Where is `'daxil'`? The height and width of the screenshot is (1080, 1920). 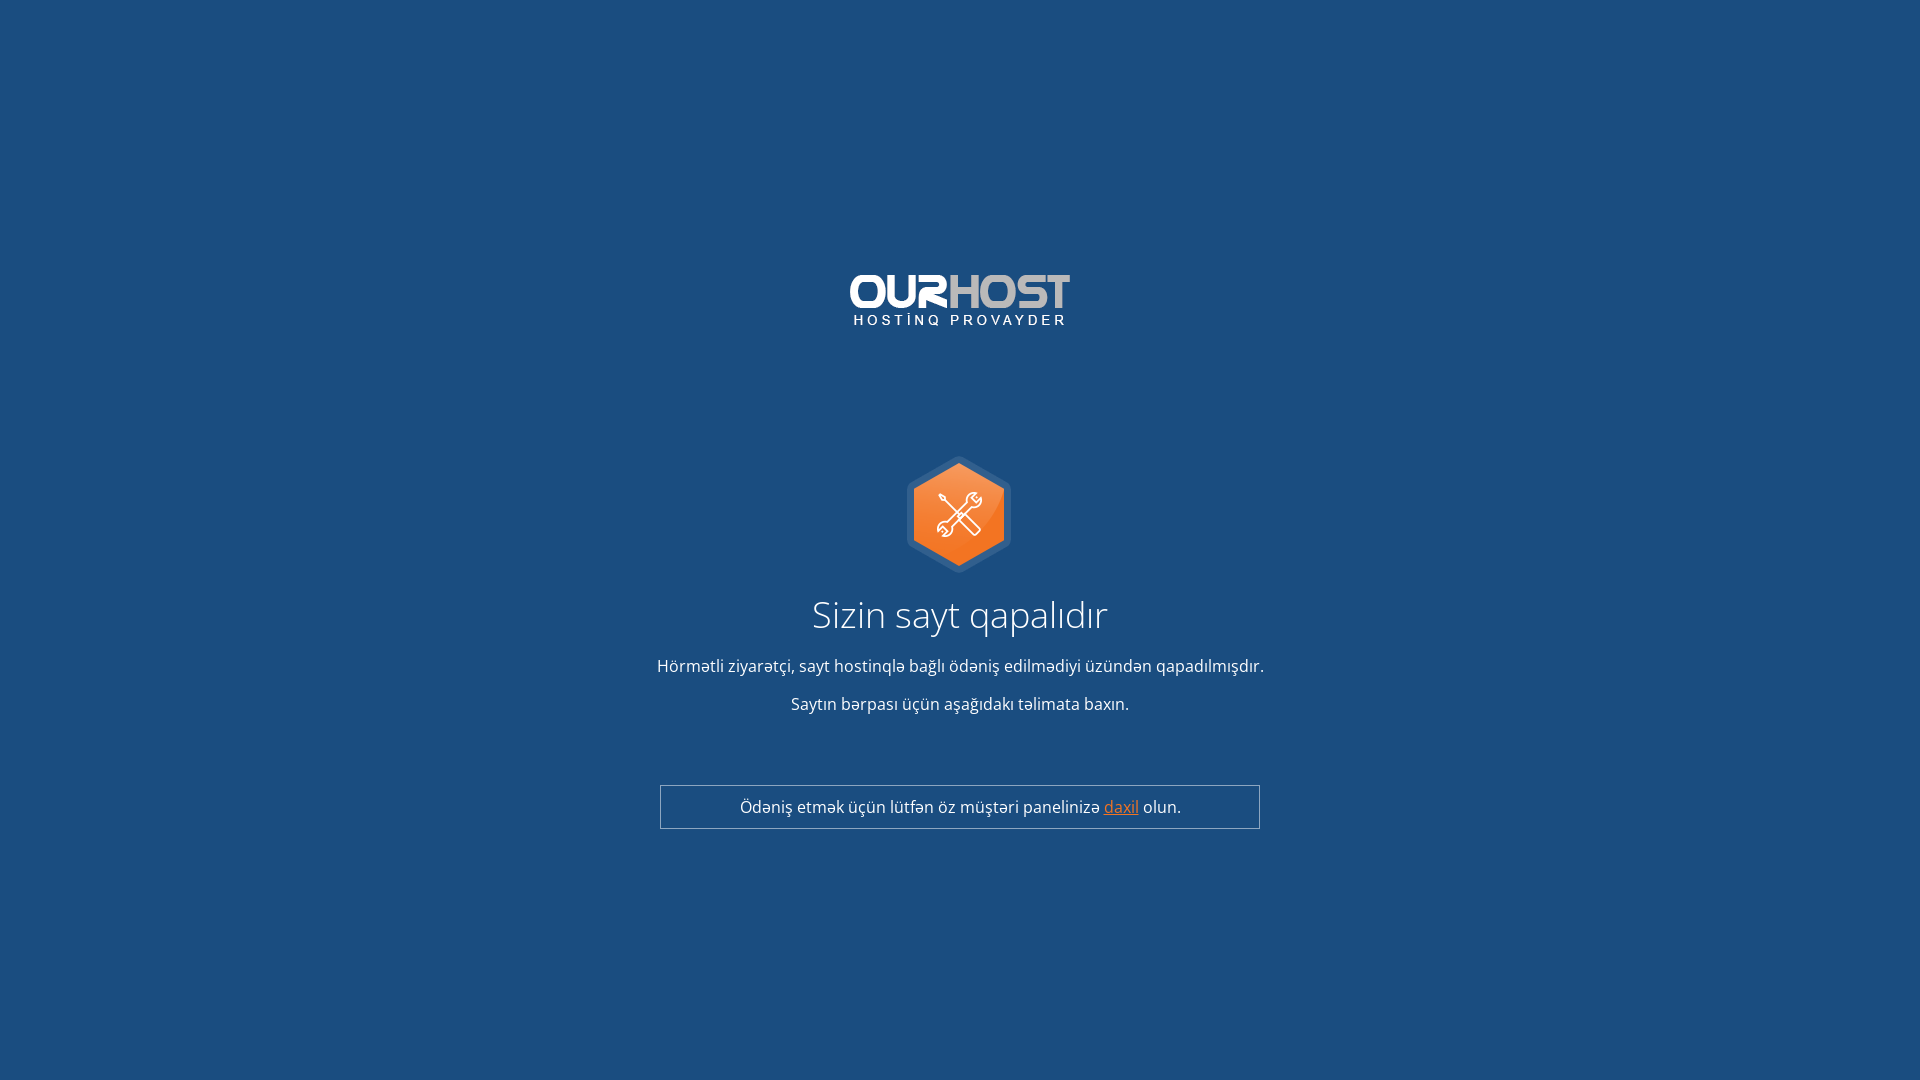 'daxil' is located at coordinates (1103, 805).